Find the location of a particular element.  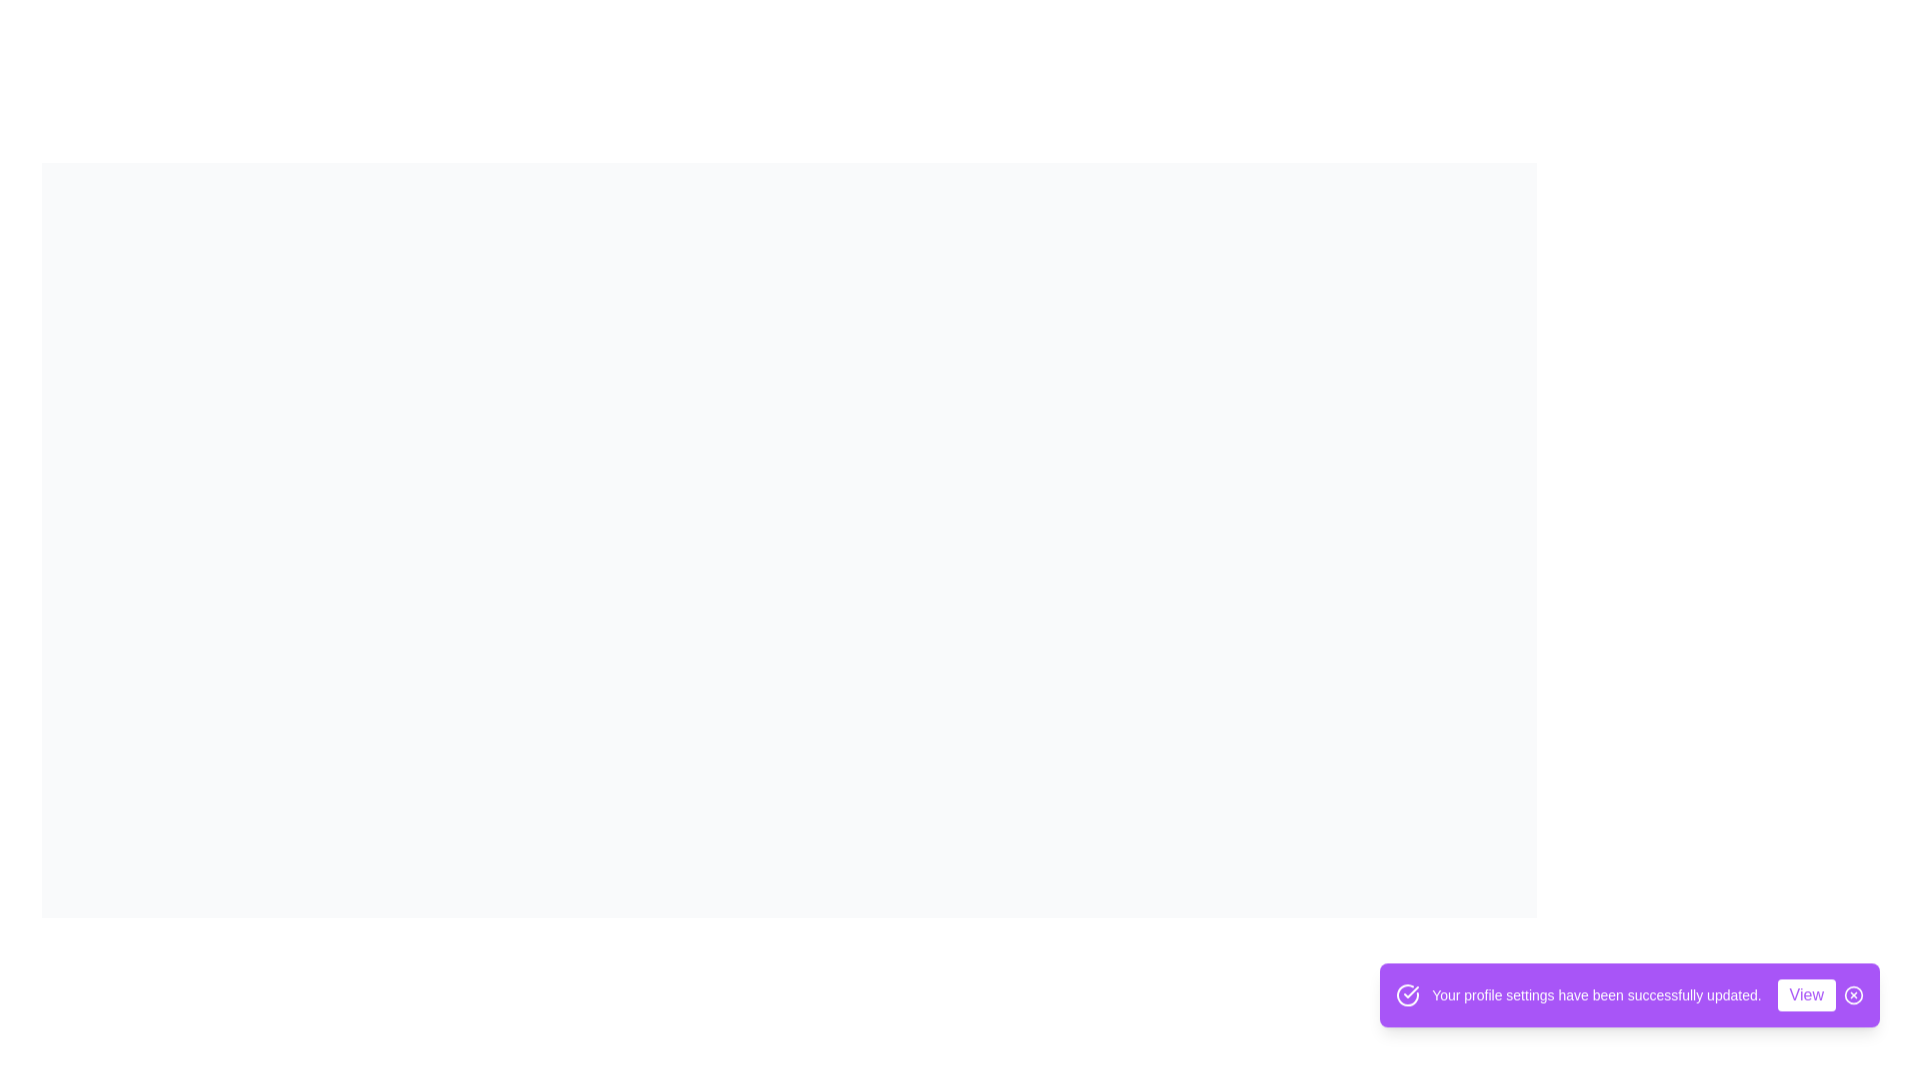

the close button to dismiss the snackbar is located at coordinates (1852, 1002).